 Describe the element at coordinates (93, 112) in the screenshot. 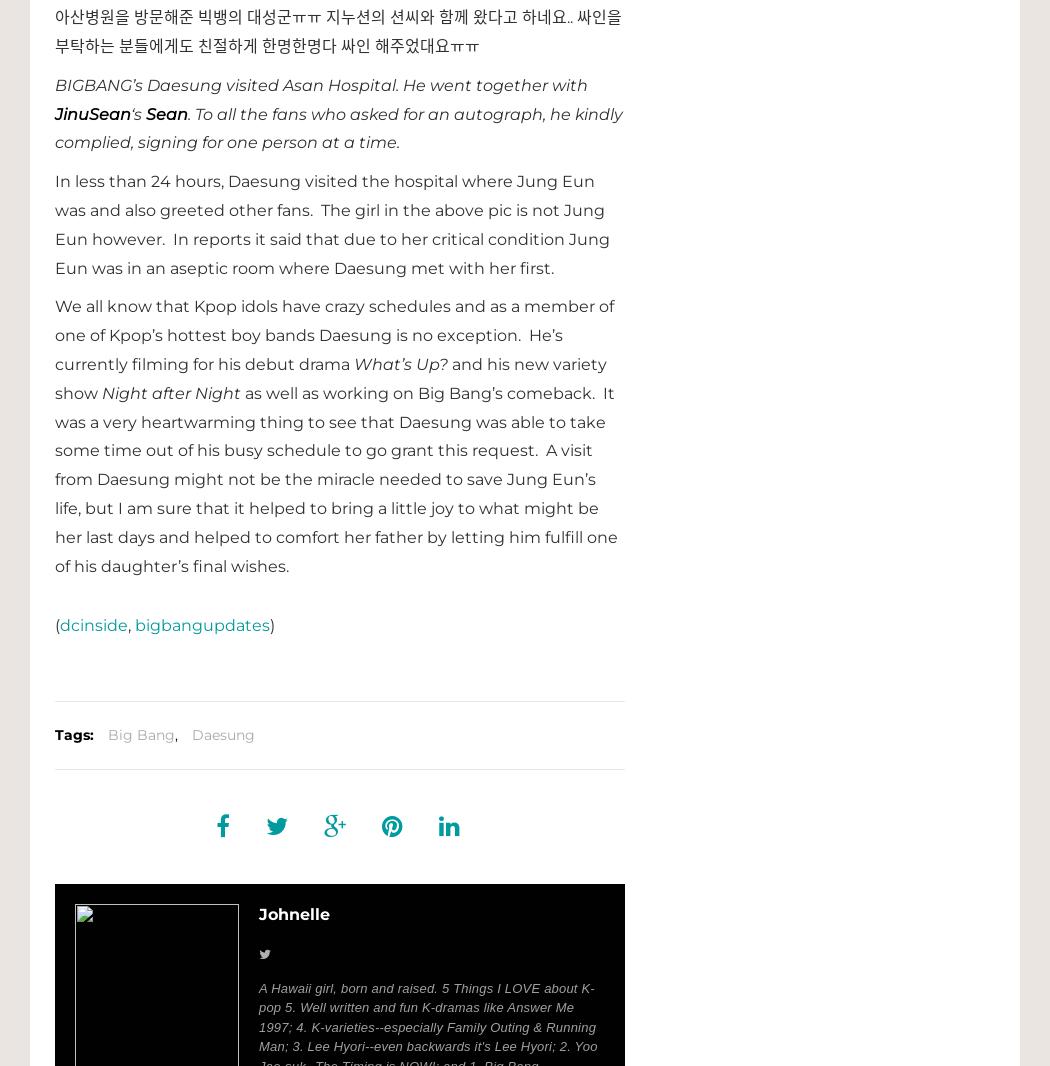

I see `'JinuSean'` at that location.